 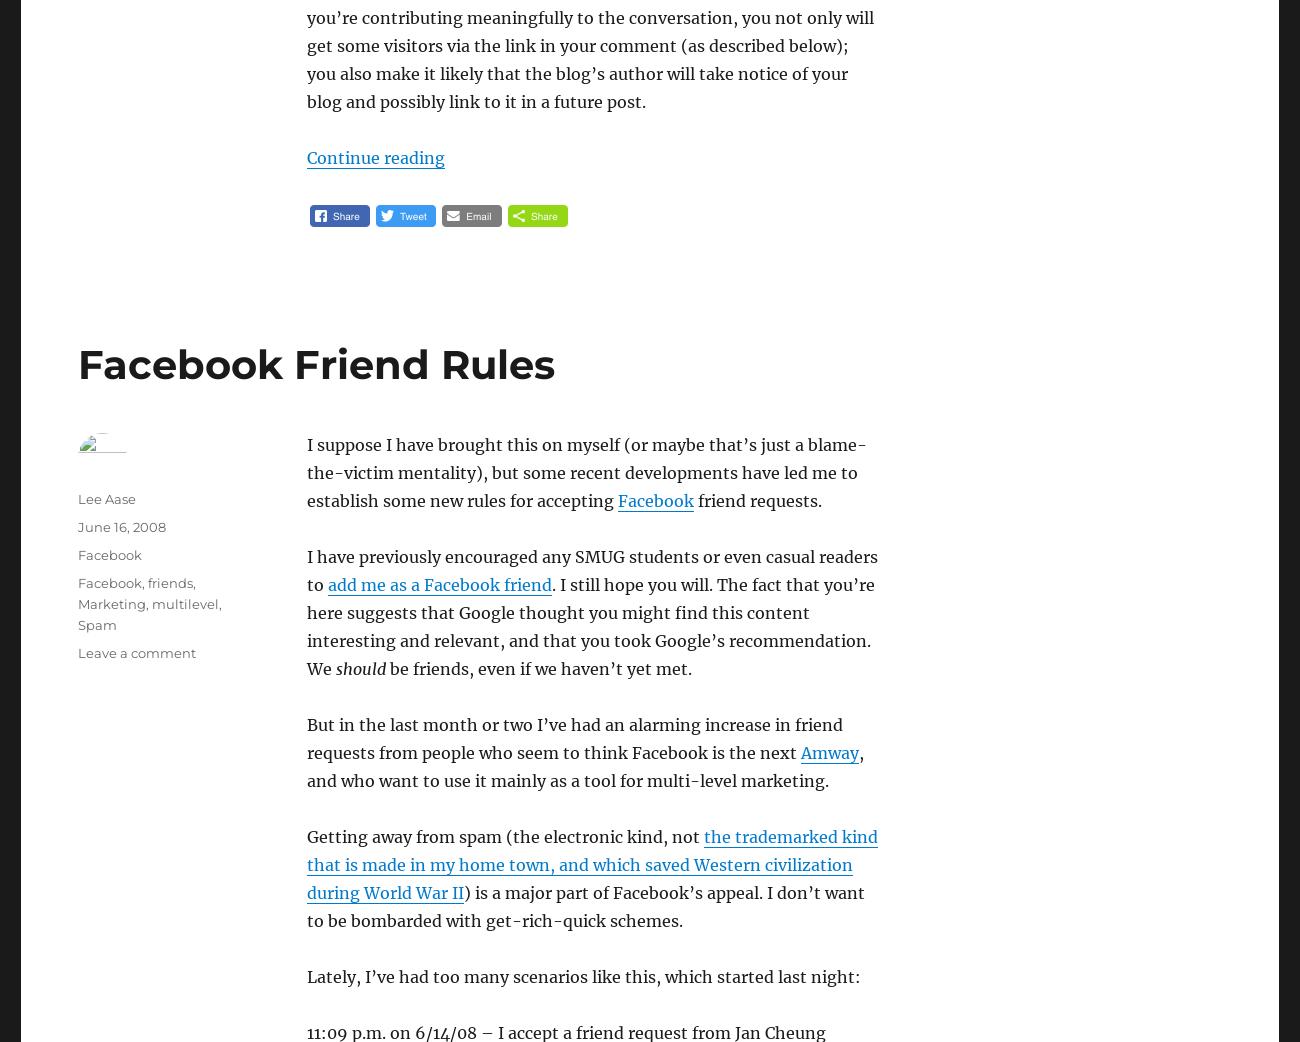 What do you see at coordinates (78, 499) in the screenshot?
I see `'Lee Aase'` at bounding box center [78, 499].